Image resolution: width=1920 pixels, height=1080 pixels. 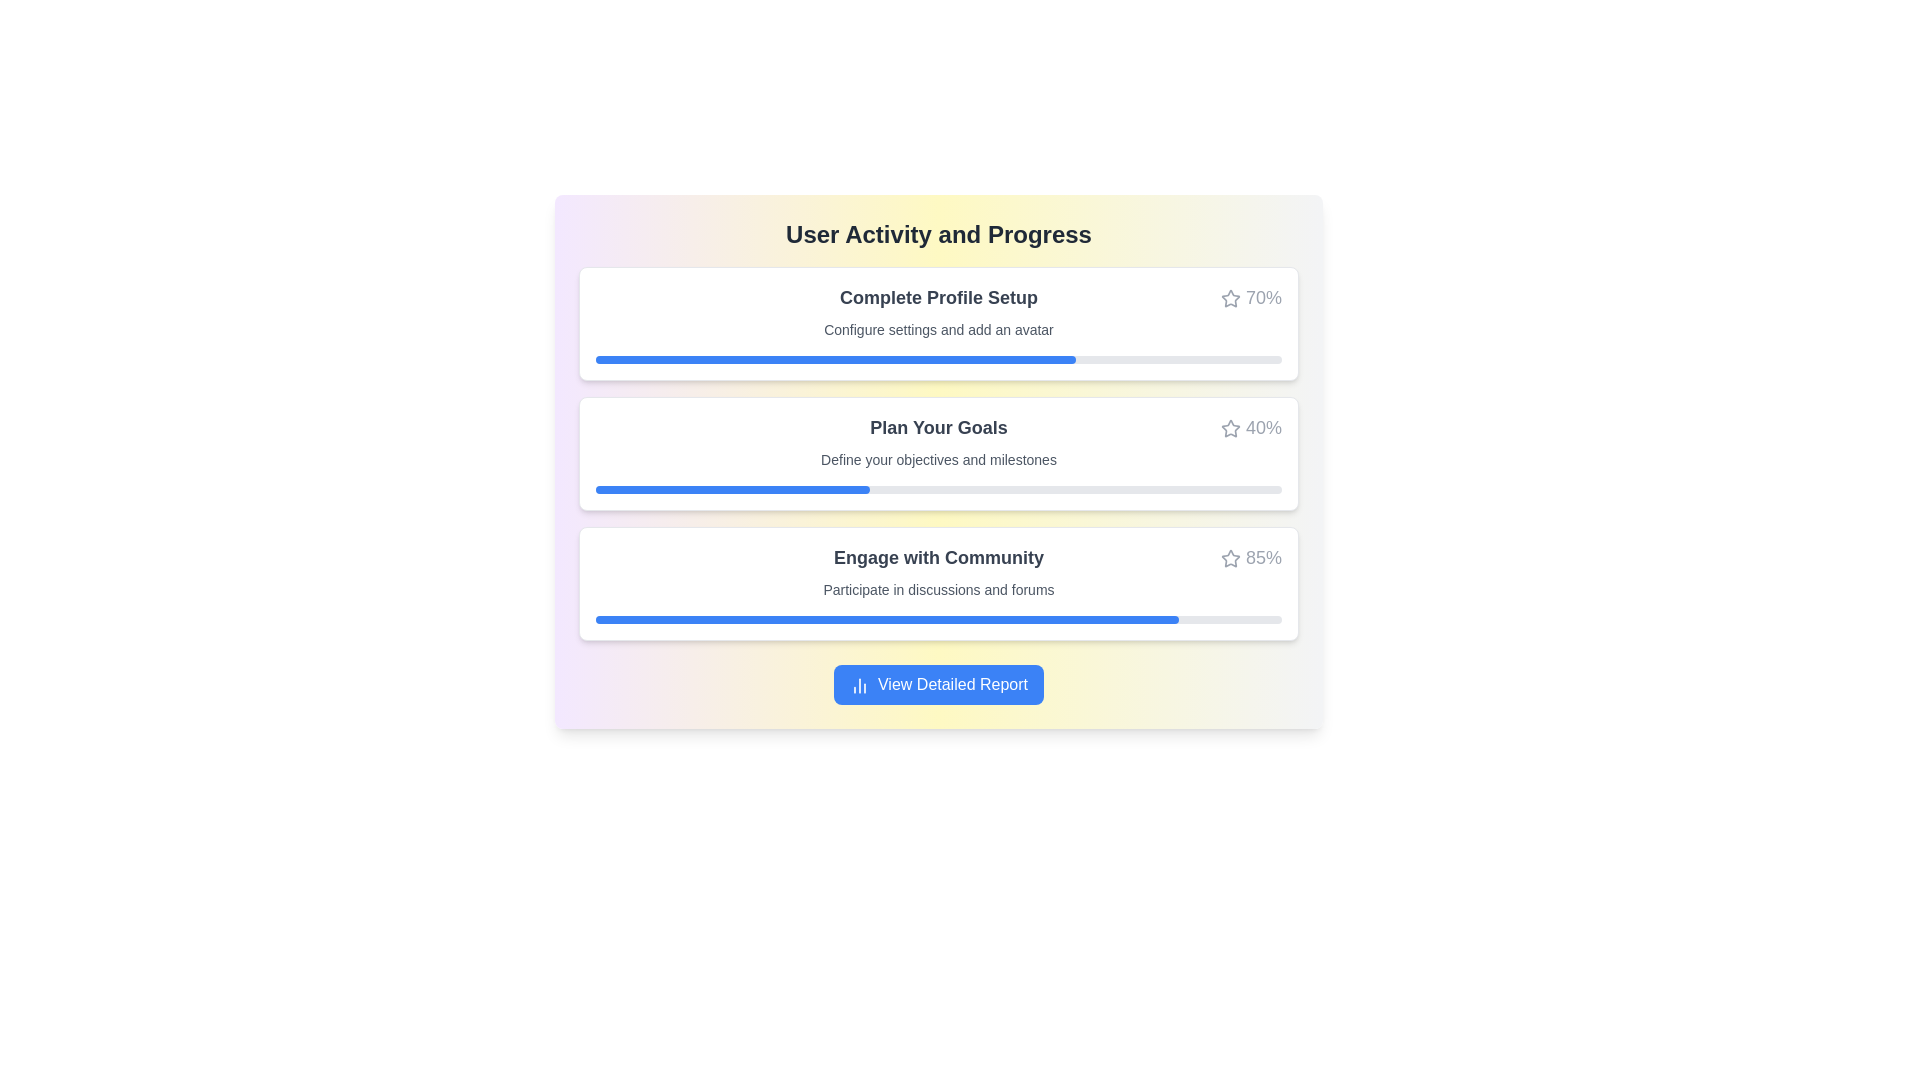 I want to click on headline text displayed at the top-center of the progress card, summarizing the section's title, so click(x=938, y=427).